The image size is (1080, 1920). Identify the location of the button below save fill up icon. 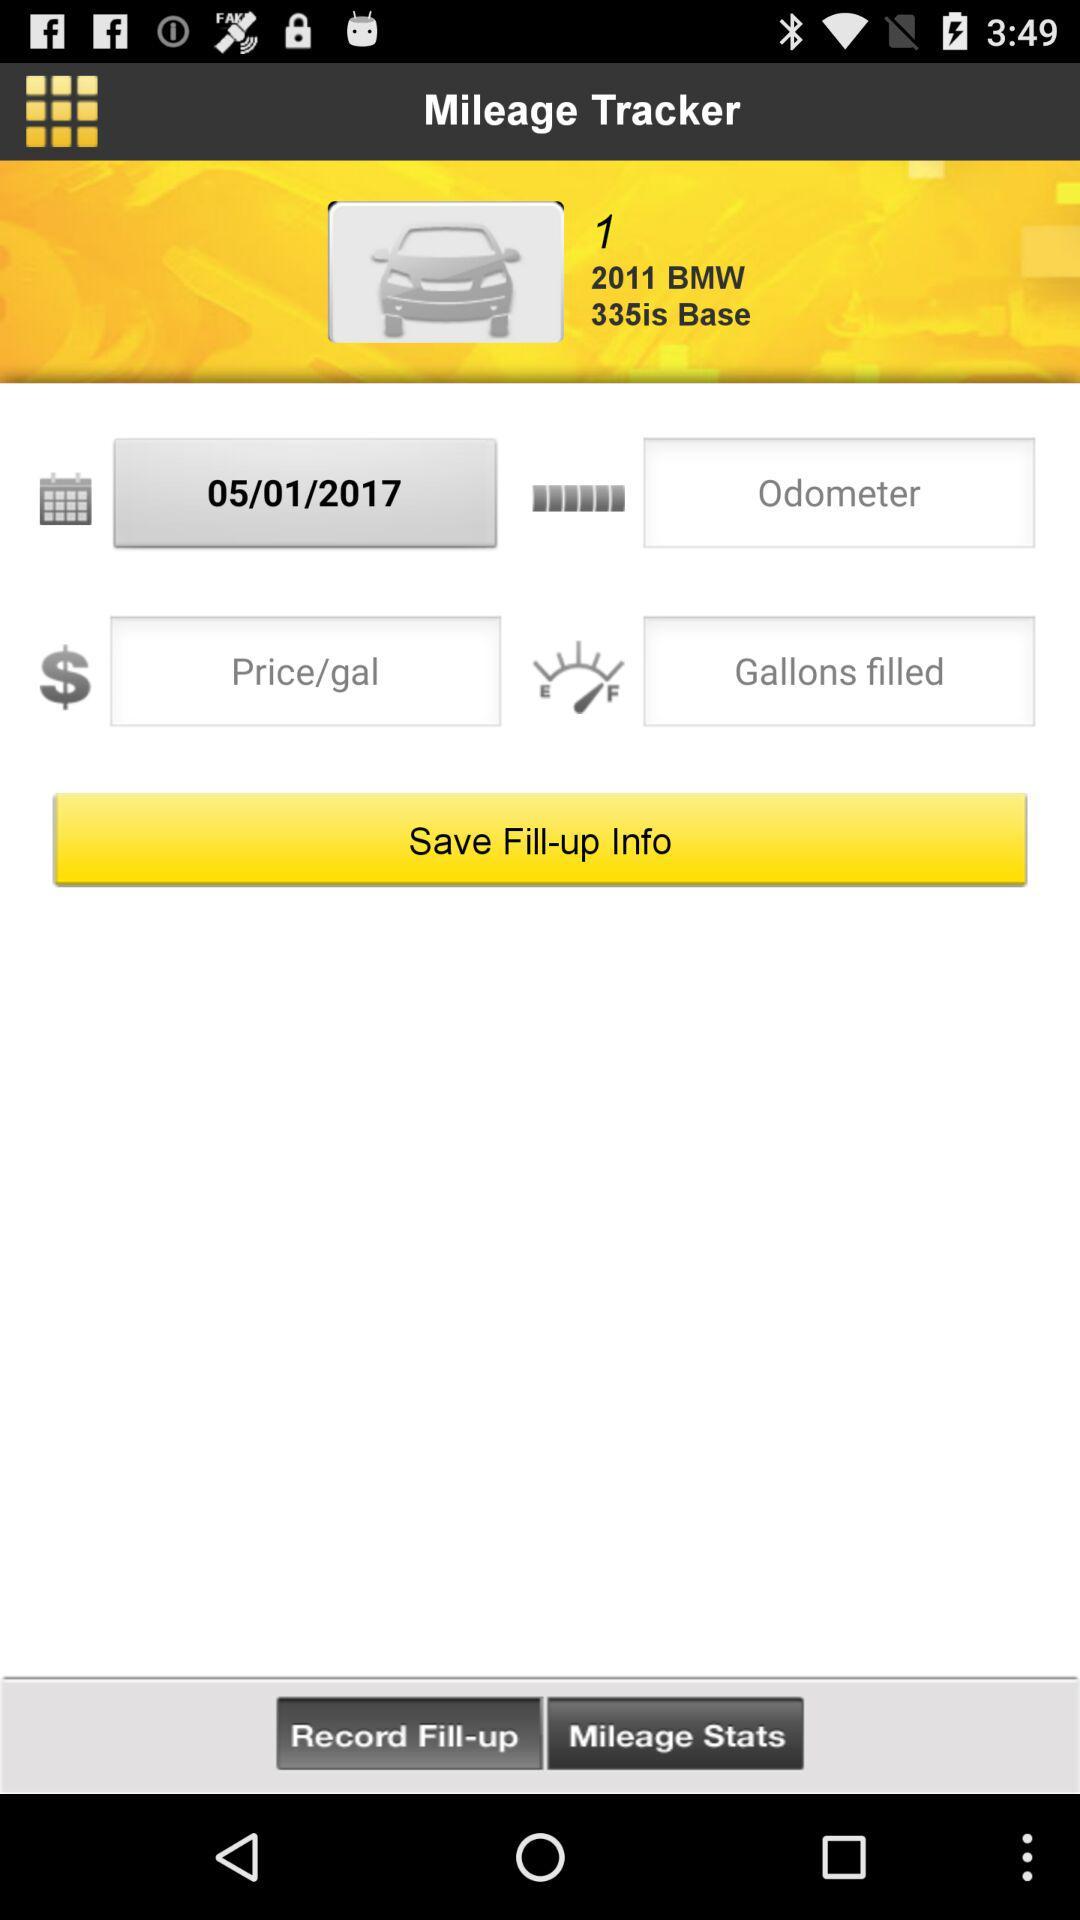
(408, 1733).